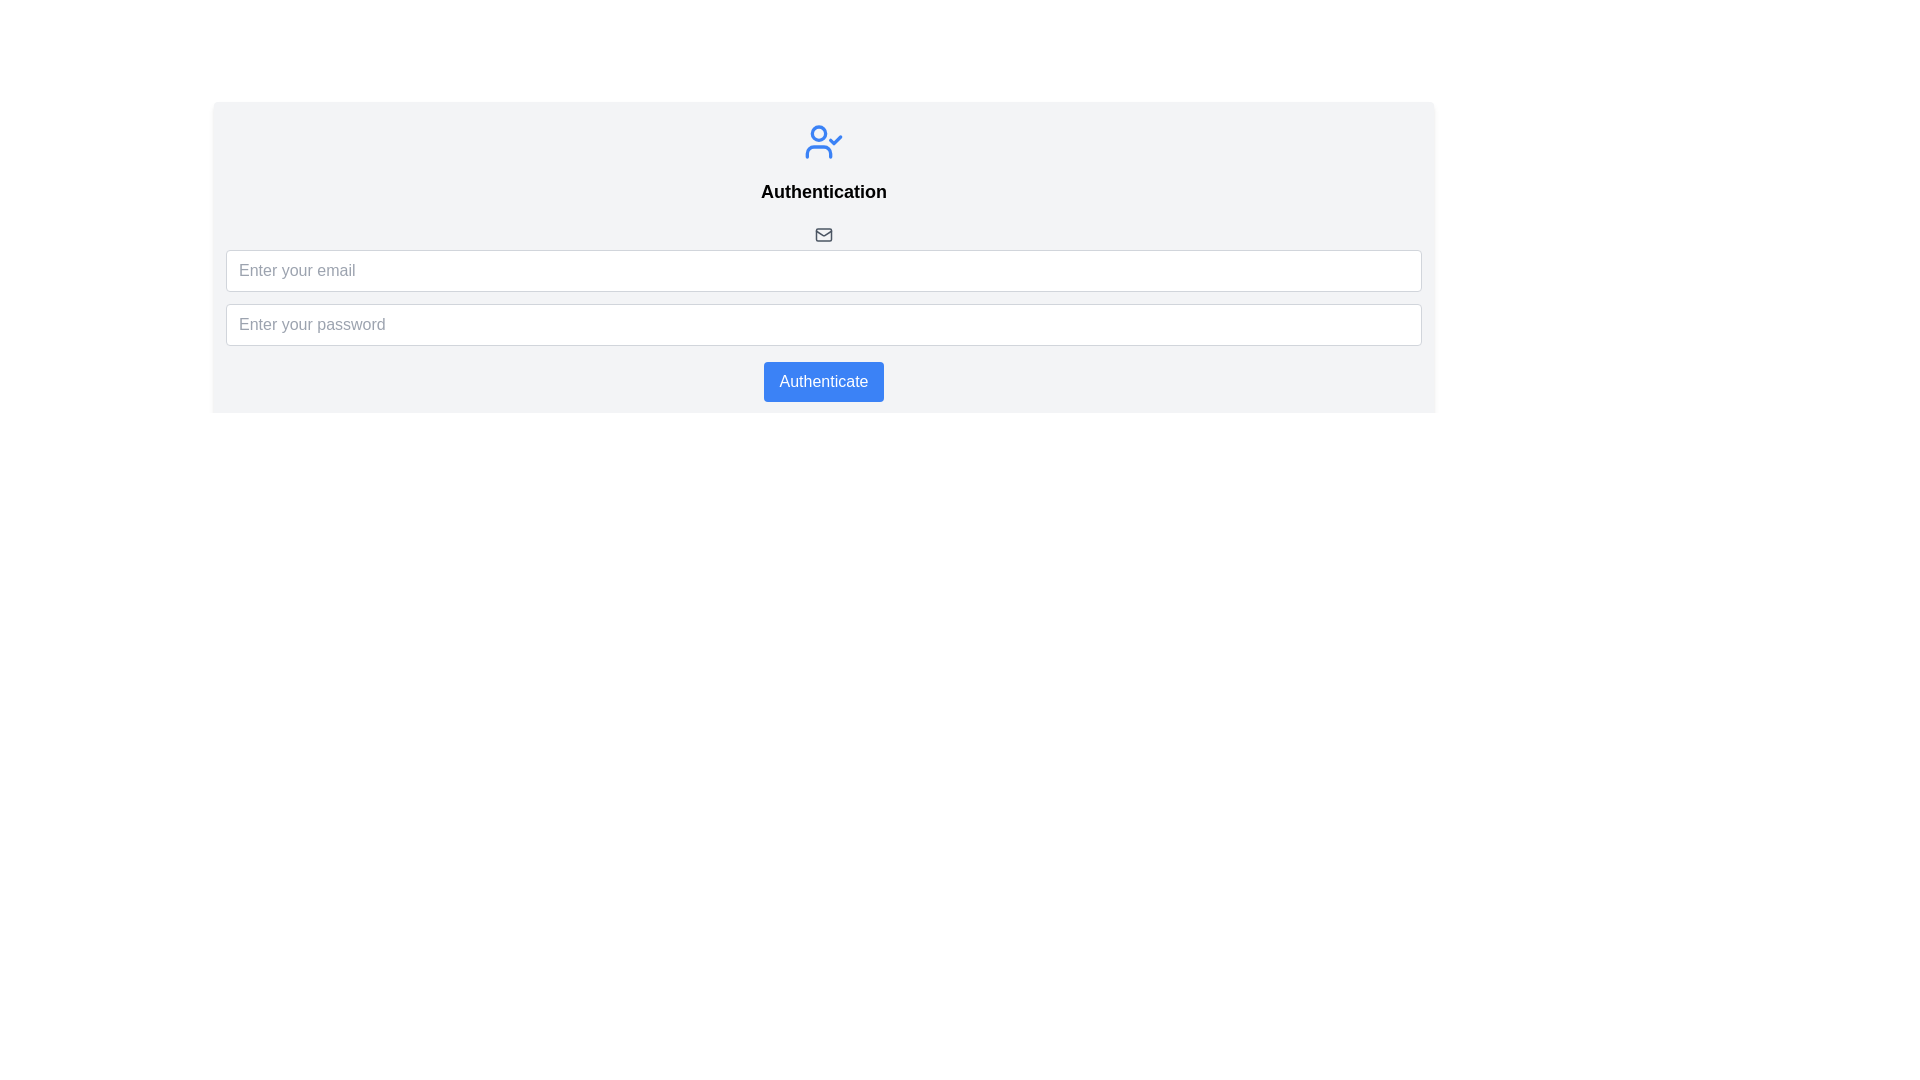  I want to click on the decorative email icon located above the 'Enter your email' input field, which is centered horizontally within the form section, so click(824, 233).